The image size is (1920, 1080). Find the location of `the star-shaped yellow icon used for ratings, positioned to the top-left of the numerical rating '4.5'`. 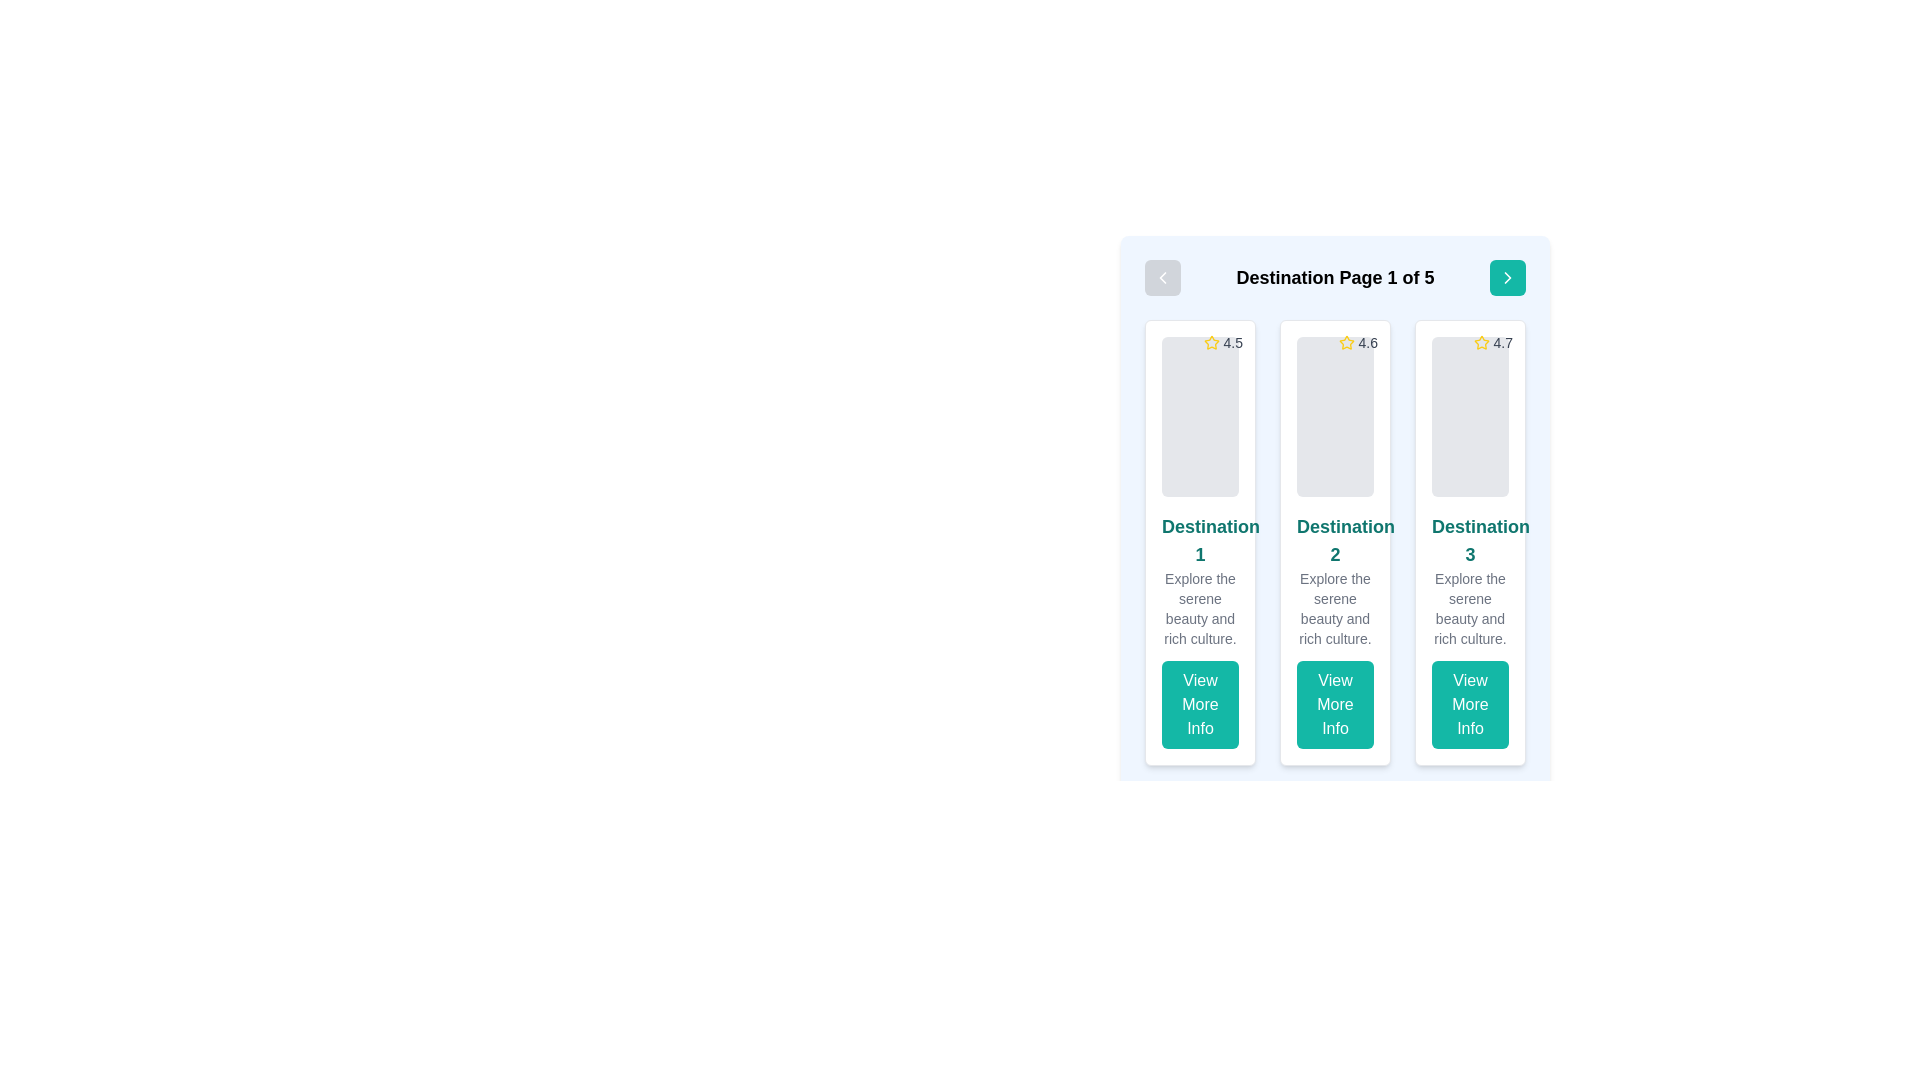

the star-shaped yellow icon used for ratings, positioned to the top-left of the numerical rating '4.5' is located at coordinates (1346, 341).